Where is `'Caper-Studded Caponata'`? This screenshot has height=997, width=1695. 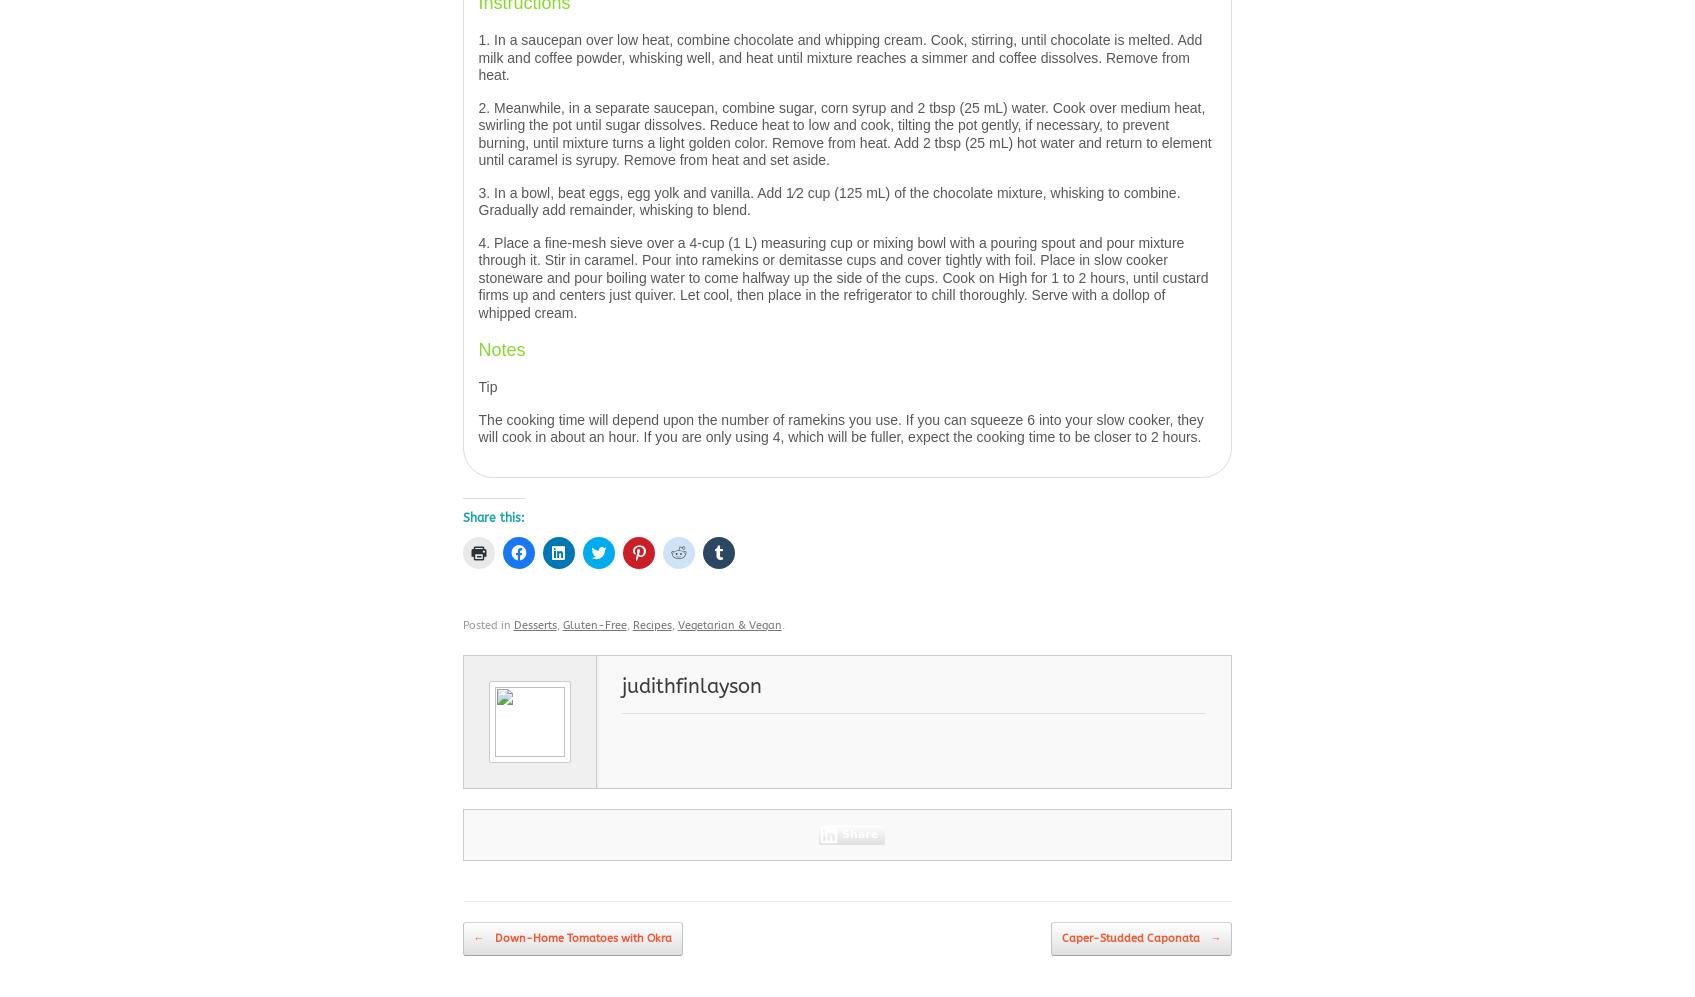
'Caper-Studded Caponata' is located at coordinates (1131, 938).